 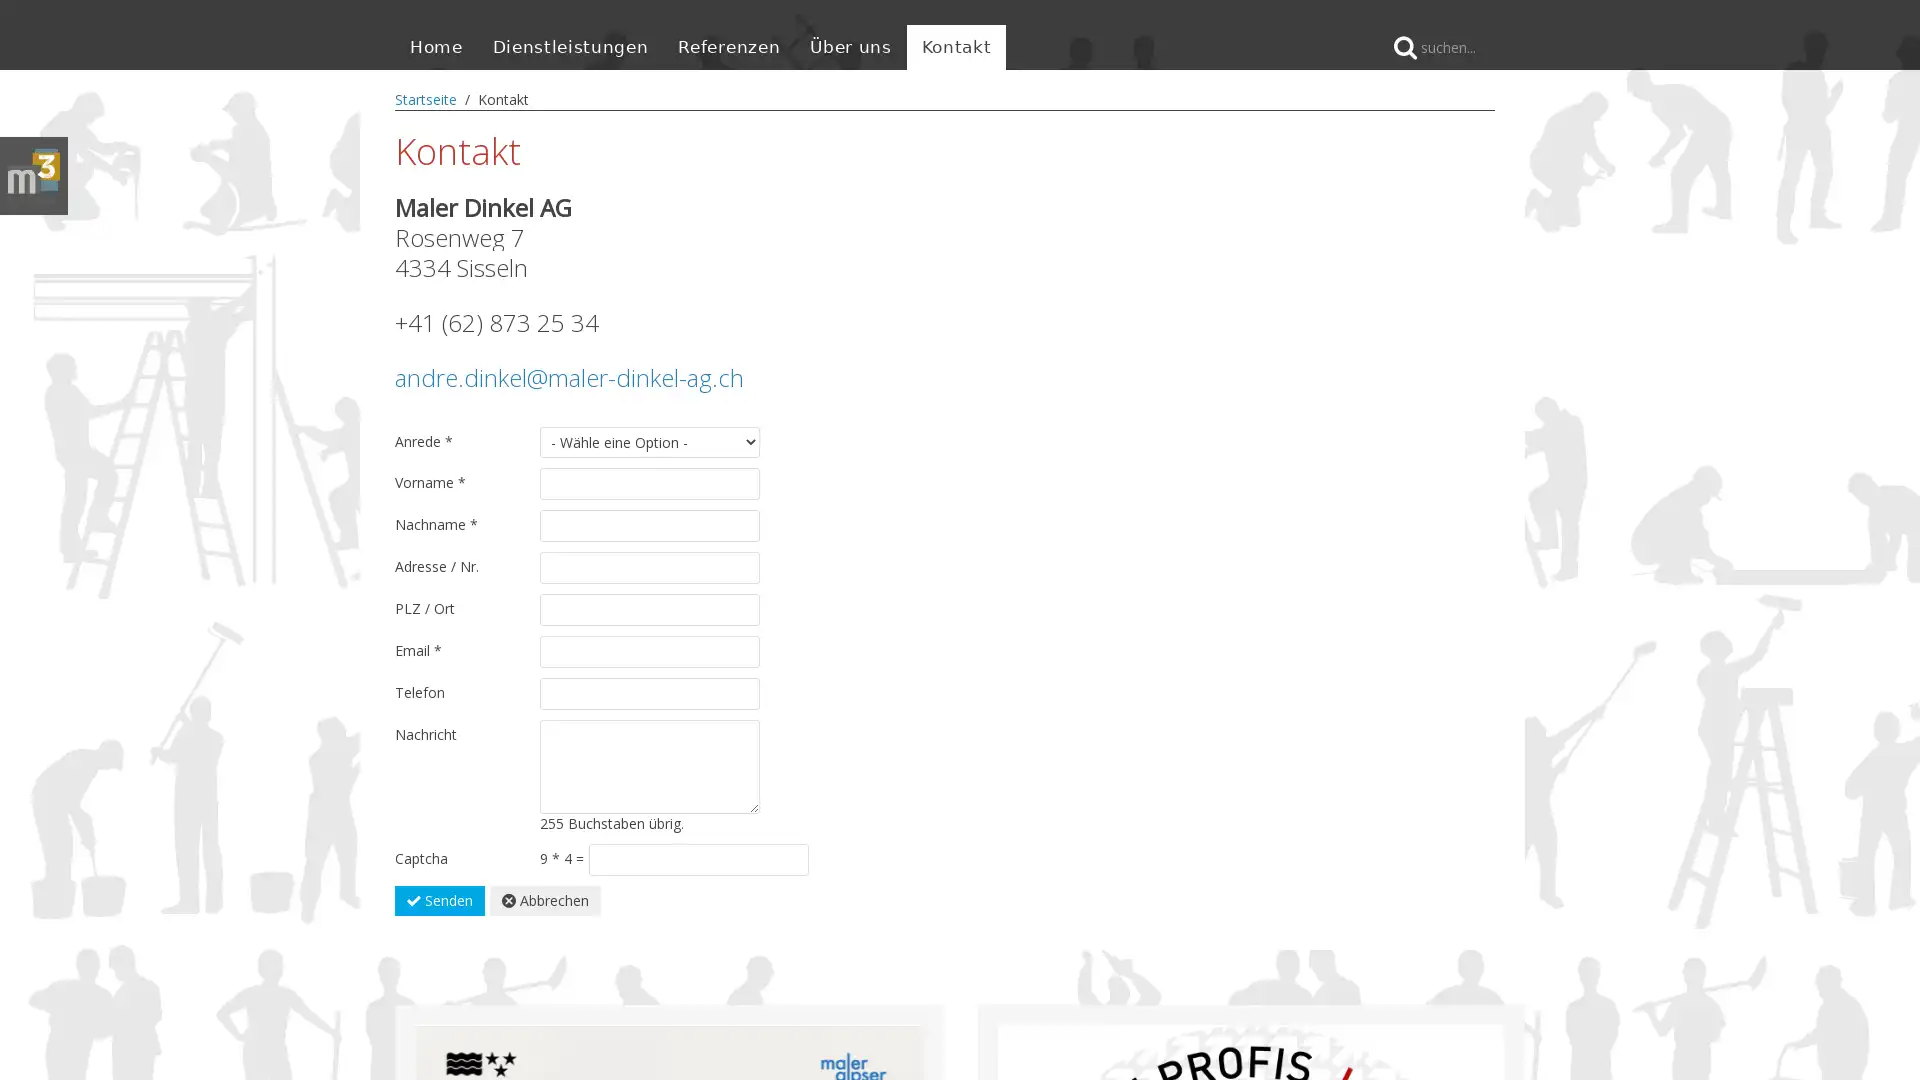 I want to click on J Abbrechen, so click(x=545, y=898).